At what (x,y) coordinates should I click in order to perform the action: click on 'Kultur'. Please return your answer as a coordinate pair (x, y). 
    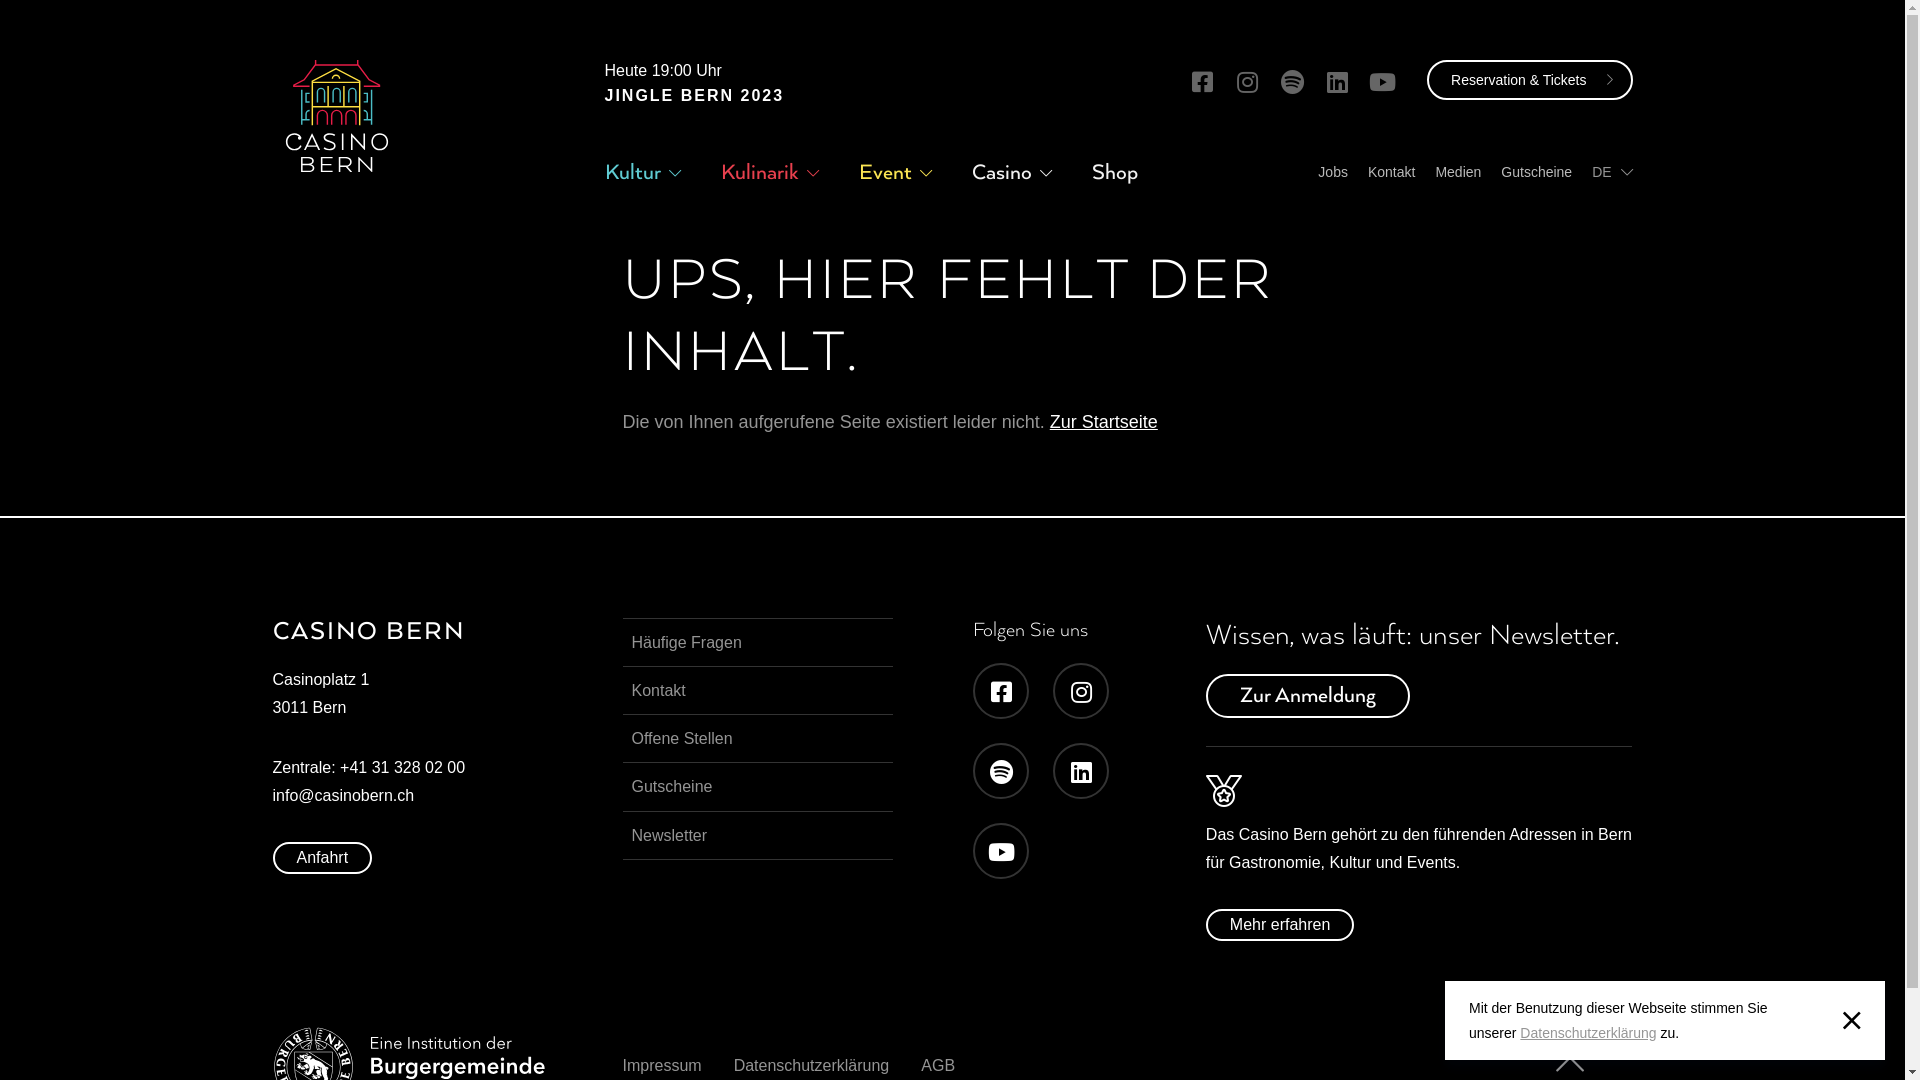
    Looking at the image, I should click on (631, 171).